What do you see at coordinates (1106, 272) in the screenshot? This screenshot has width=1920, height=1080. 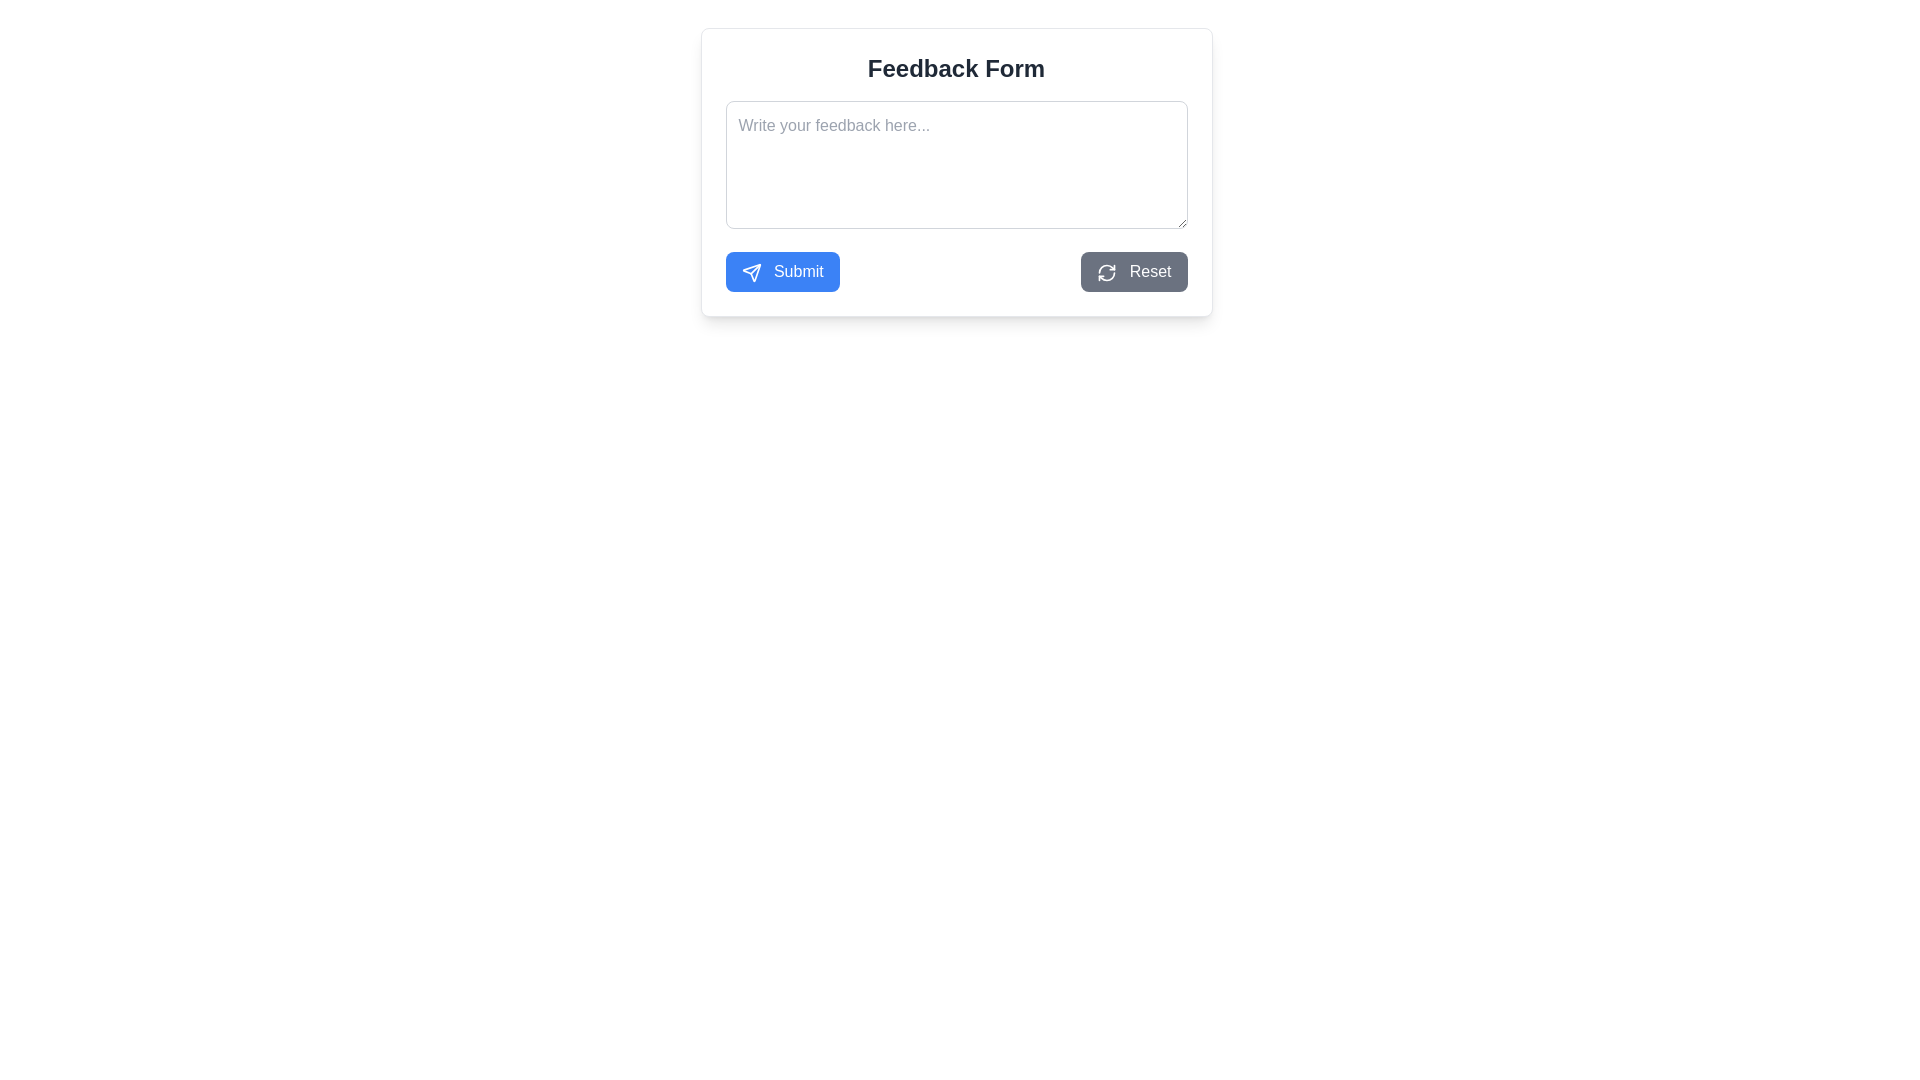 I see `the SVG icon embedded within the 'Reset' button located at the bottom right of the feedback form` at bounding box center [1106, 272].